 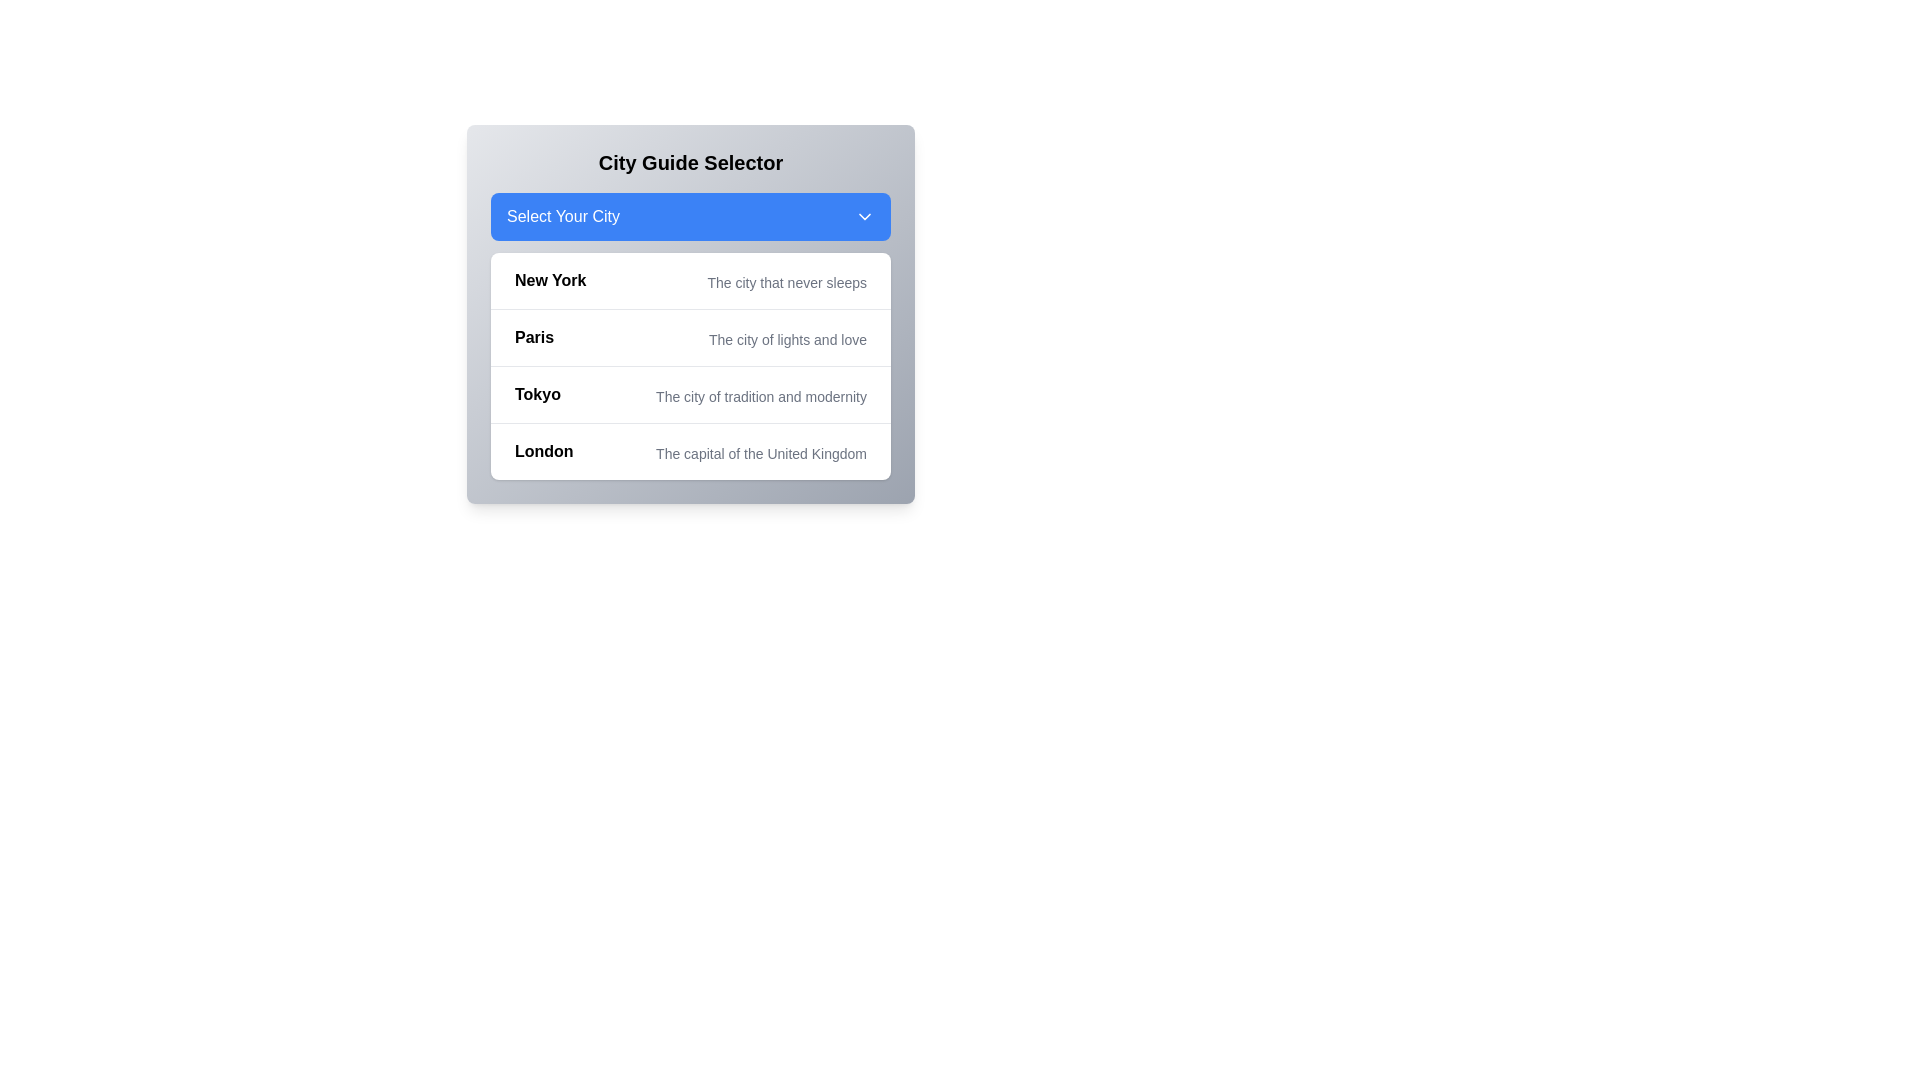 I want to click on the 'Select Your City' text label which is displayed in white font on a blue background within a dropdown selector, so click(x=562, y=216).